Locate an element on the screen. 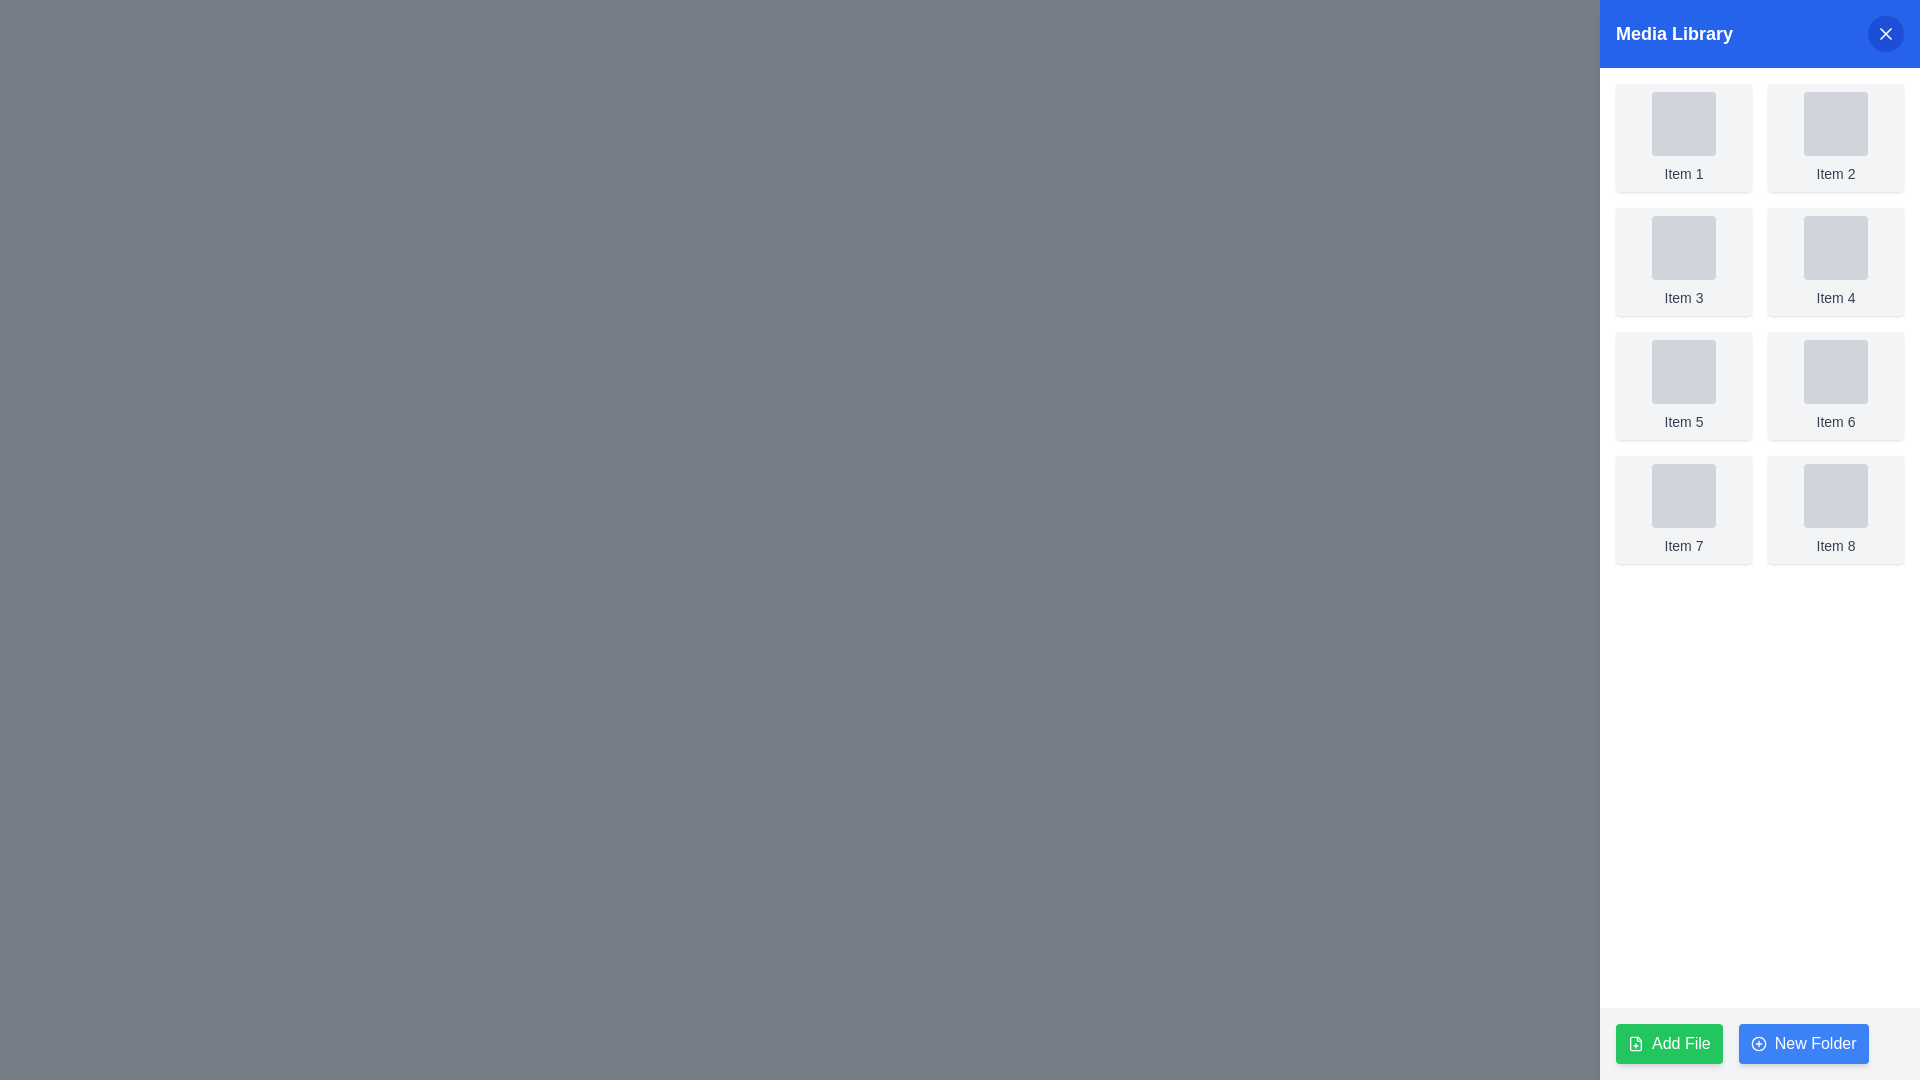  the circular button with a blue background and a white 'X' symbol located in the top-right corner of the header labeled 'Media Library' is located at coordinates (1885, 34).